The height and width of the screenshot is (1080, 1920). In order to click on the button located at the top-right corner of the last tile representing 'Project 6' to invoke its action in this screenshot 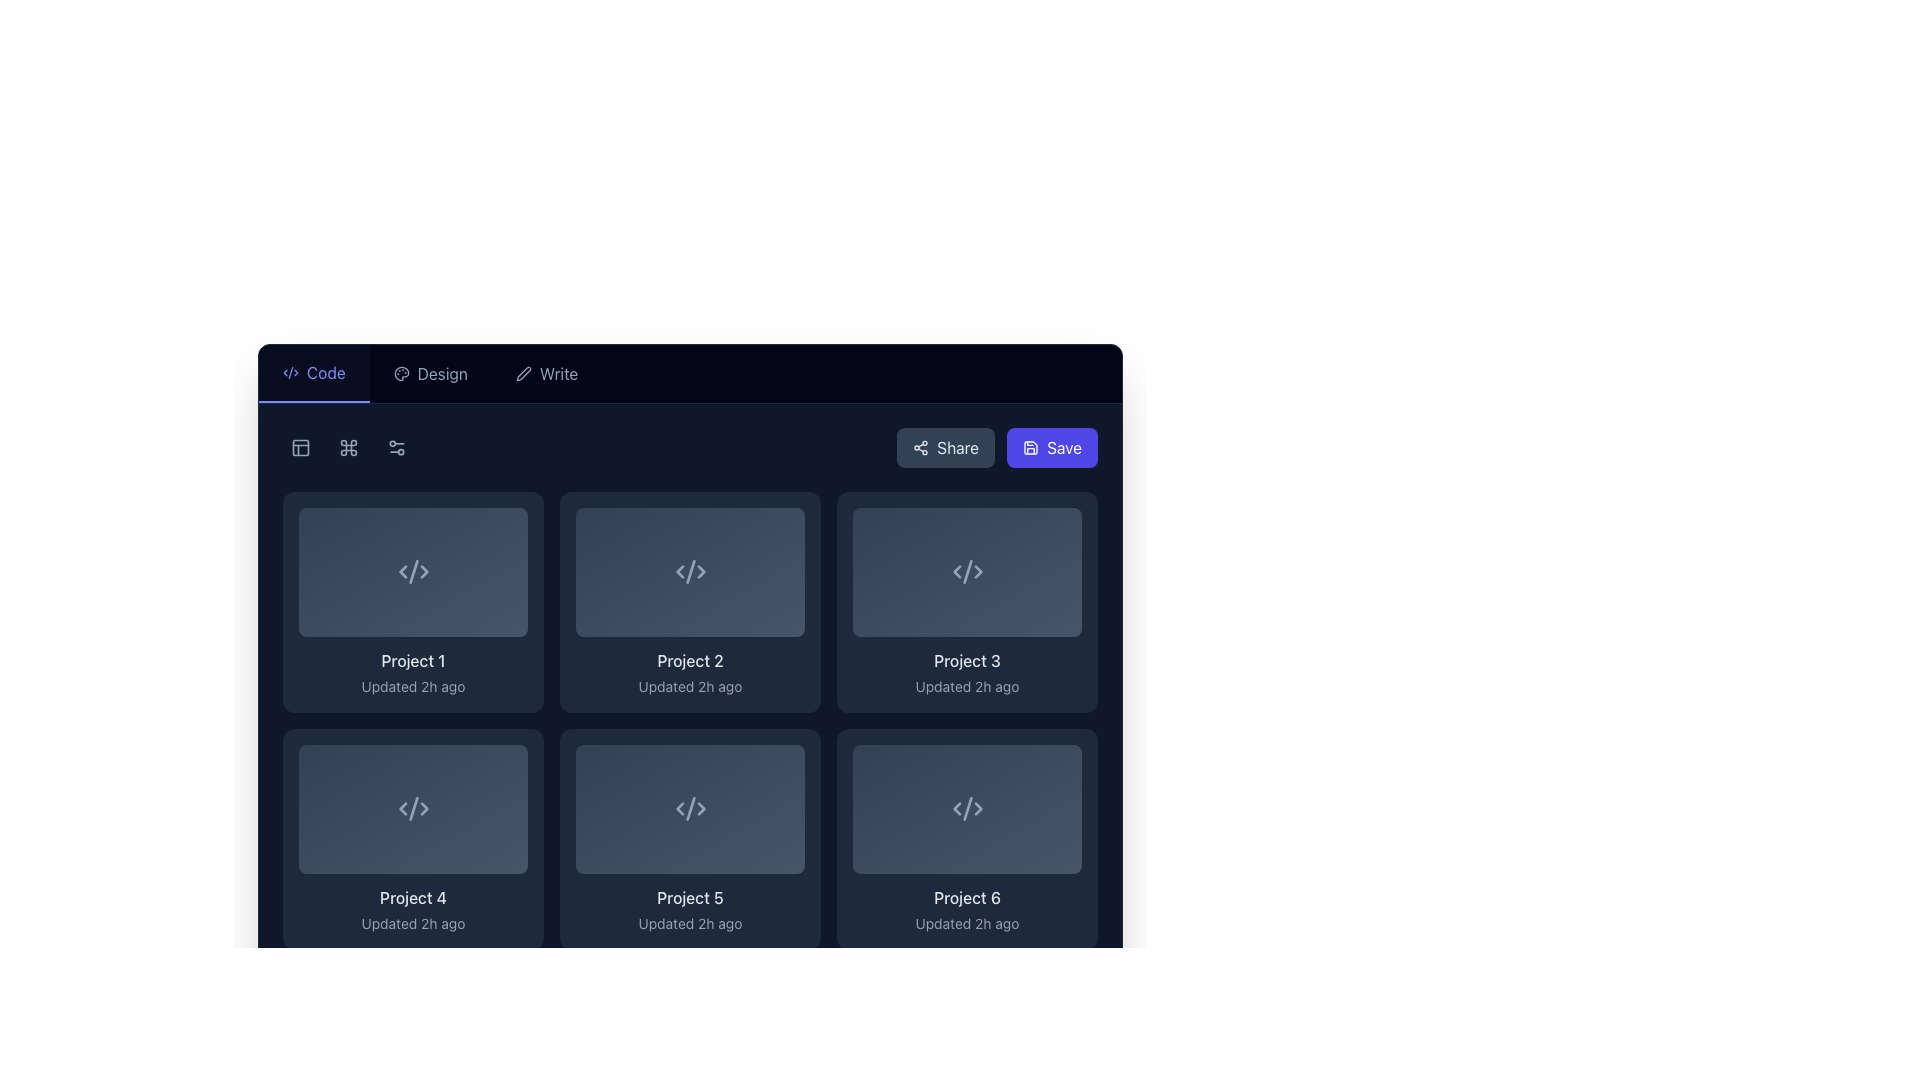, I will do `click(1077, 748)`.